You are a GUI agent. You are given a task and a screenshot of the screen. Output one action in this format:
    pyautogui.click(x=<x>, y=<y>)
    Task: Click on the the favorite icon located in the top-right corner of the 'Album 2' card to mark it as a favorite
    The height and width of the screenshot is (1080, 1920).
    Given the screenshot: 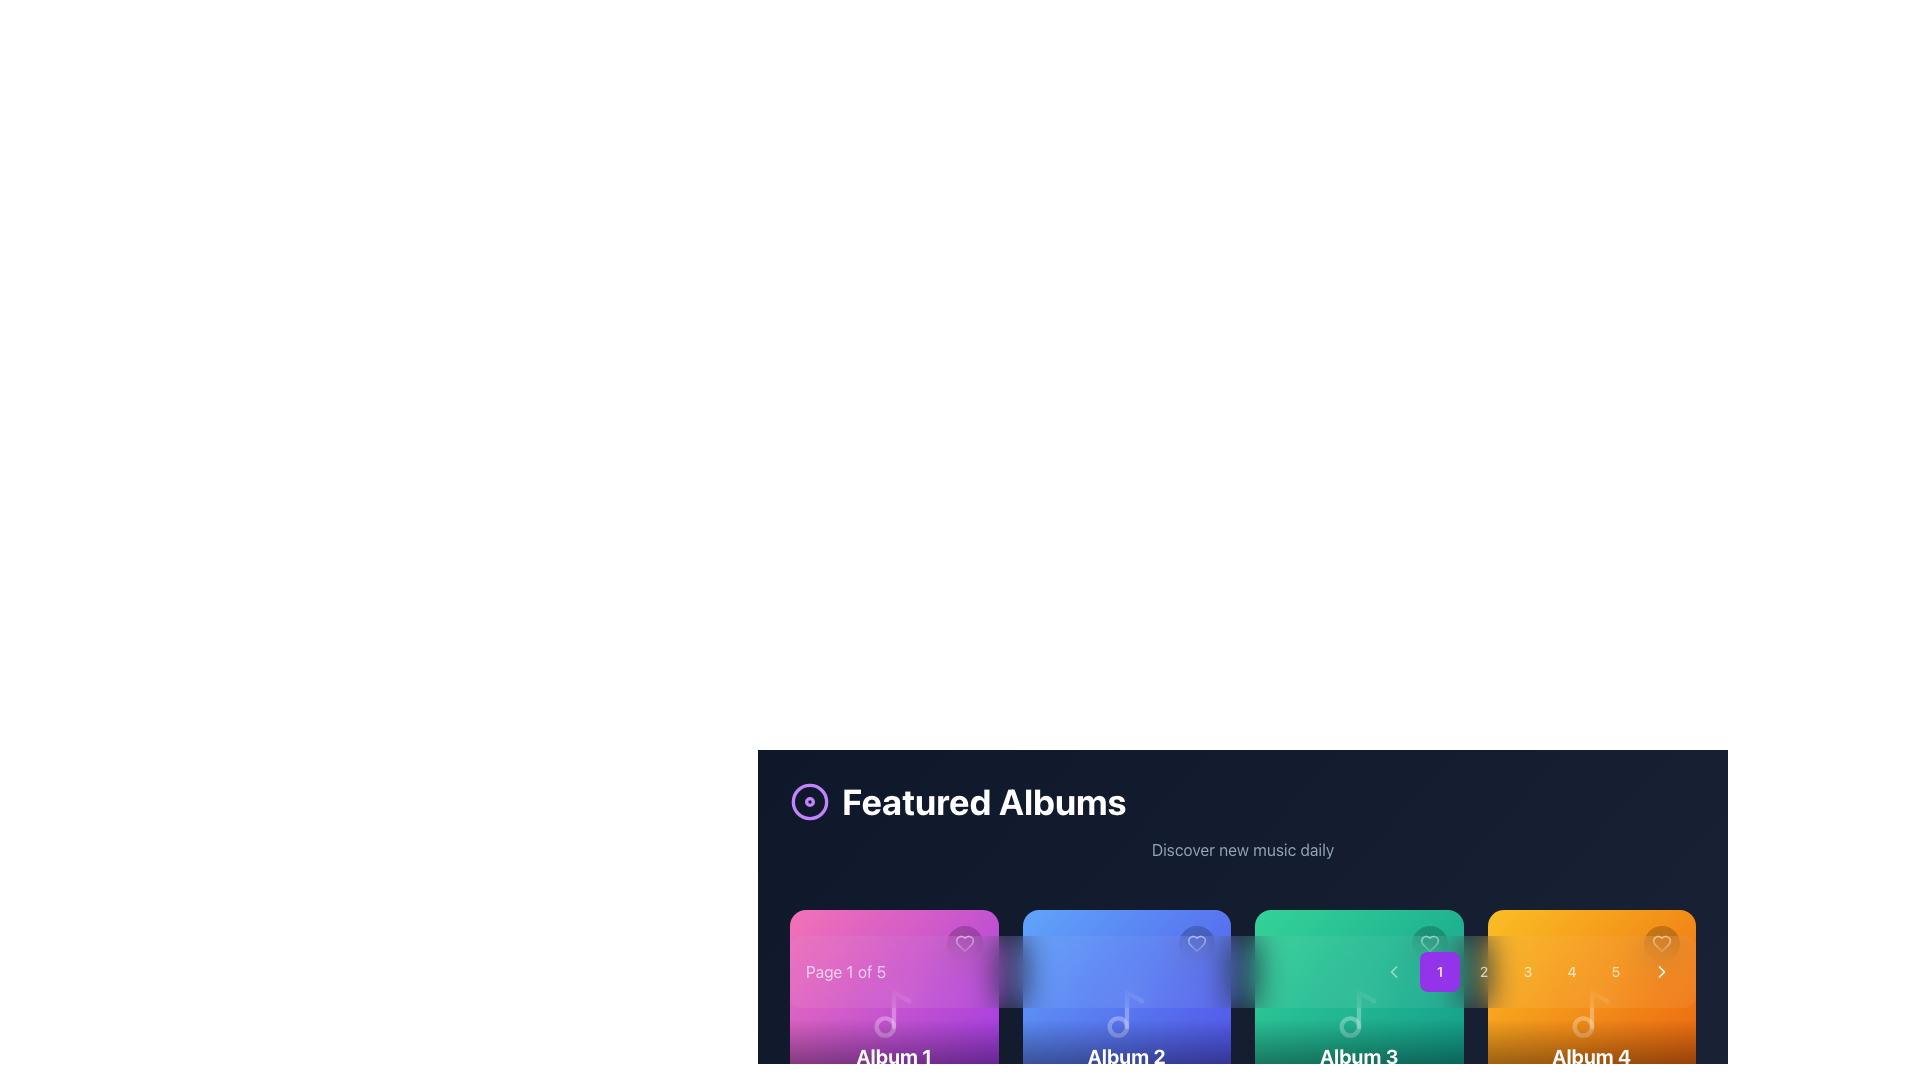 What is the action you would take?
    pyautogui.click(x=1196, y=944)
    